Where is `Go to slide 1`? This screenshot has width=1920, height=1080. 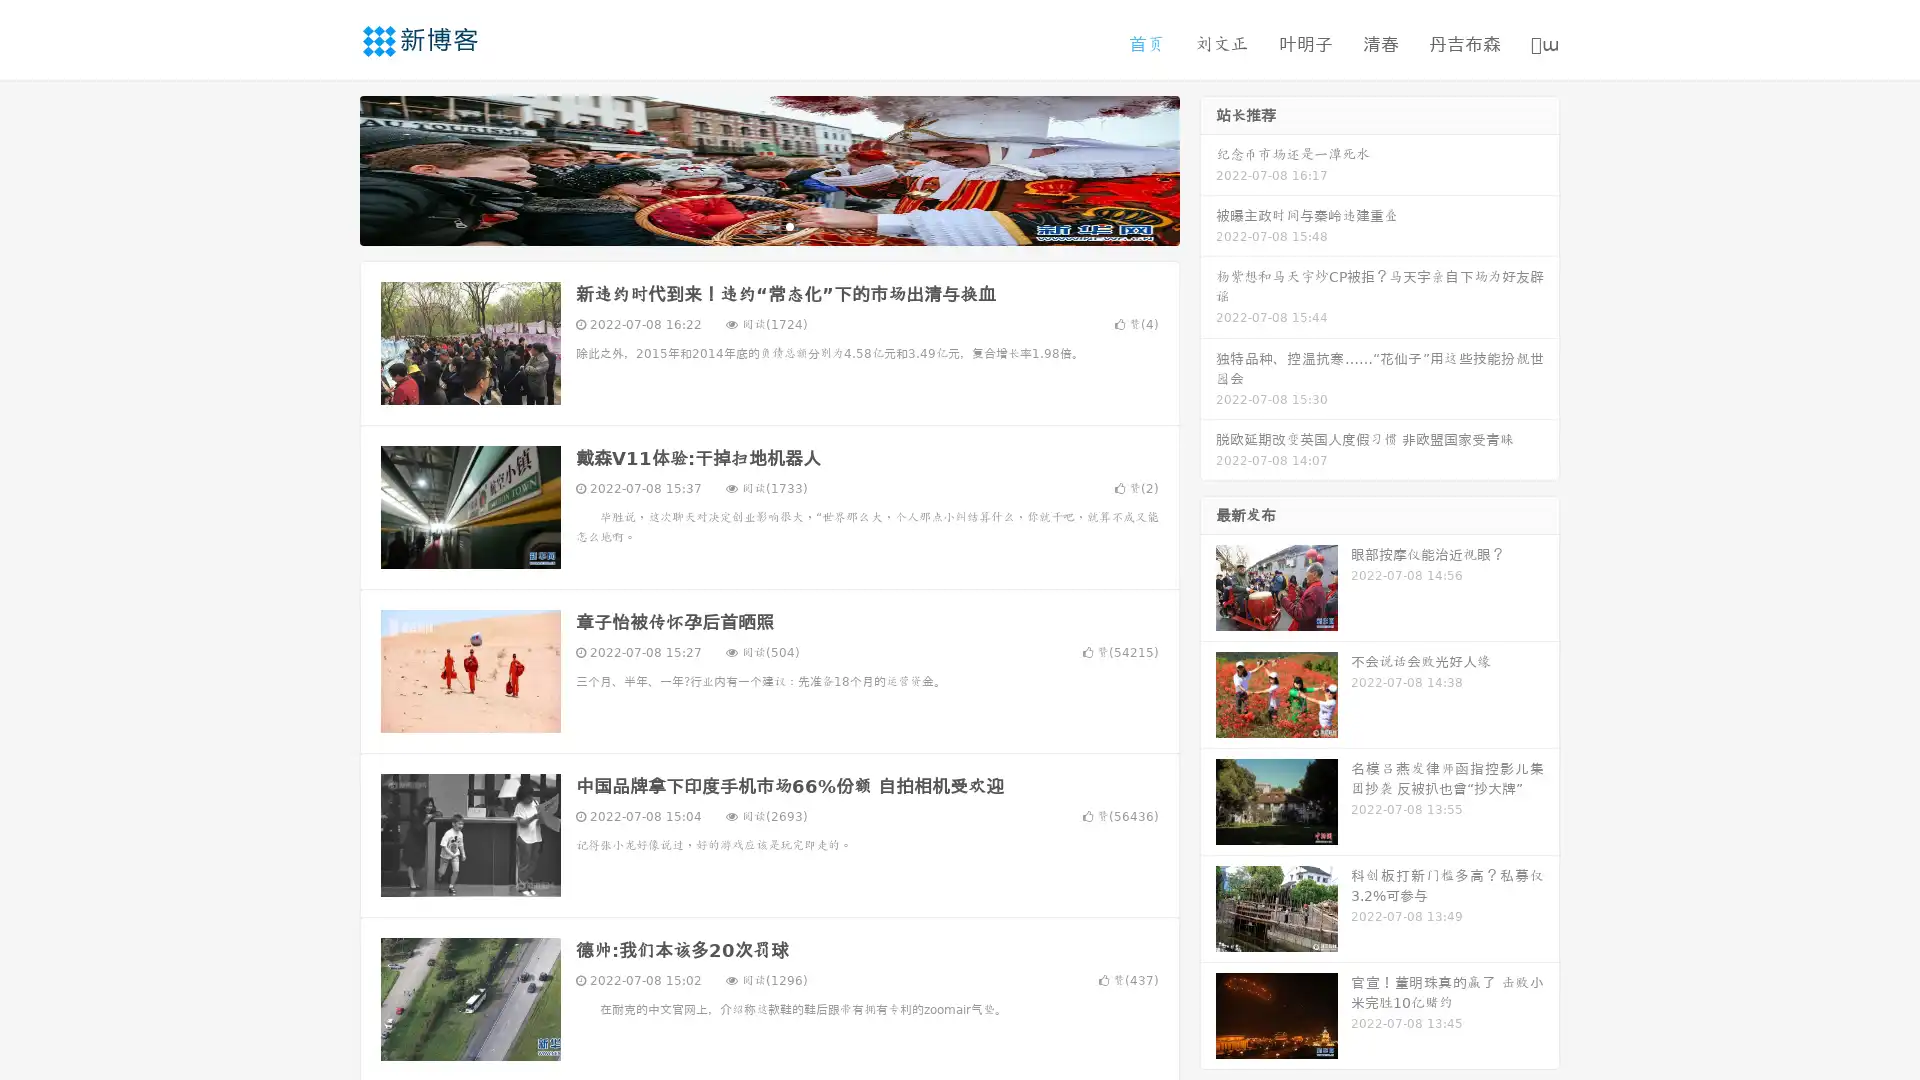
Go to slide 1 is located at coordinates (748, 225).